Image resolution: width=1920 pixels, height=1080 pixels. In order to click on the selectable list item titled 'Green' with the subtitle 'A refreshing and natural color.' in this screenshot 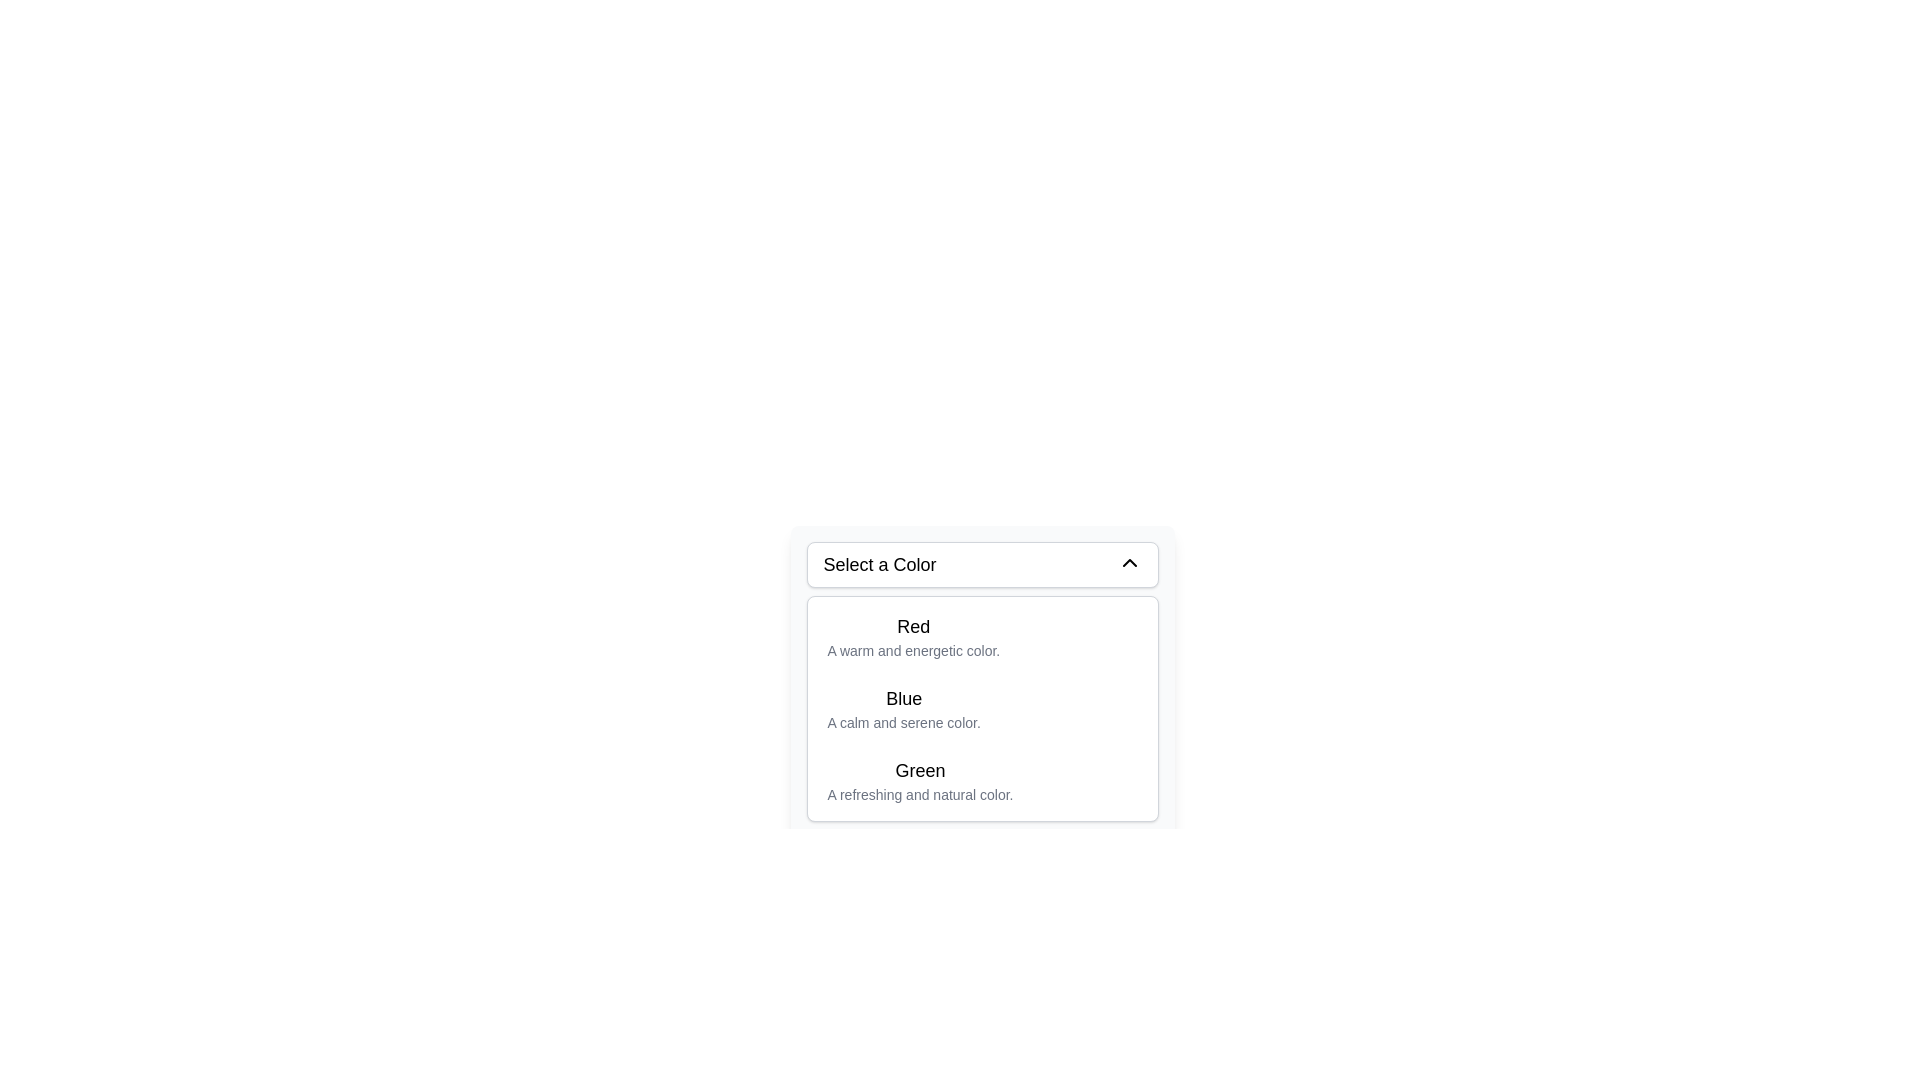, I will do `click(919, 779)`.